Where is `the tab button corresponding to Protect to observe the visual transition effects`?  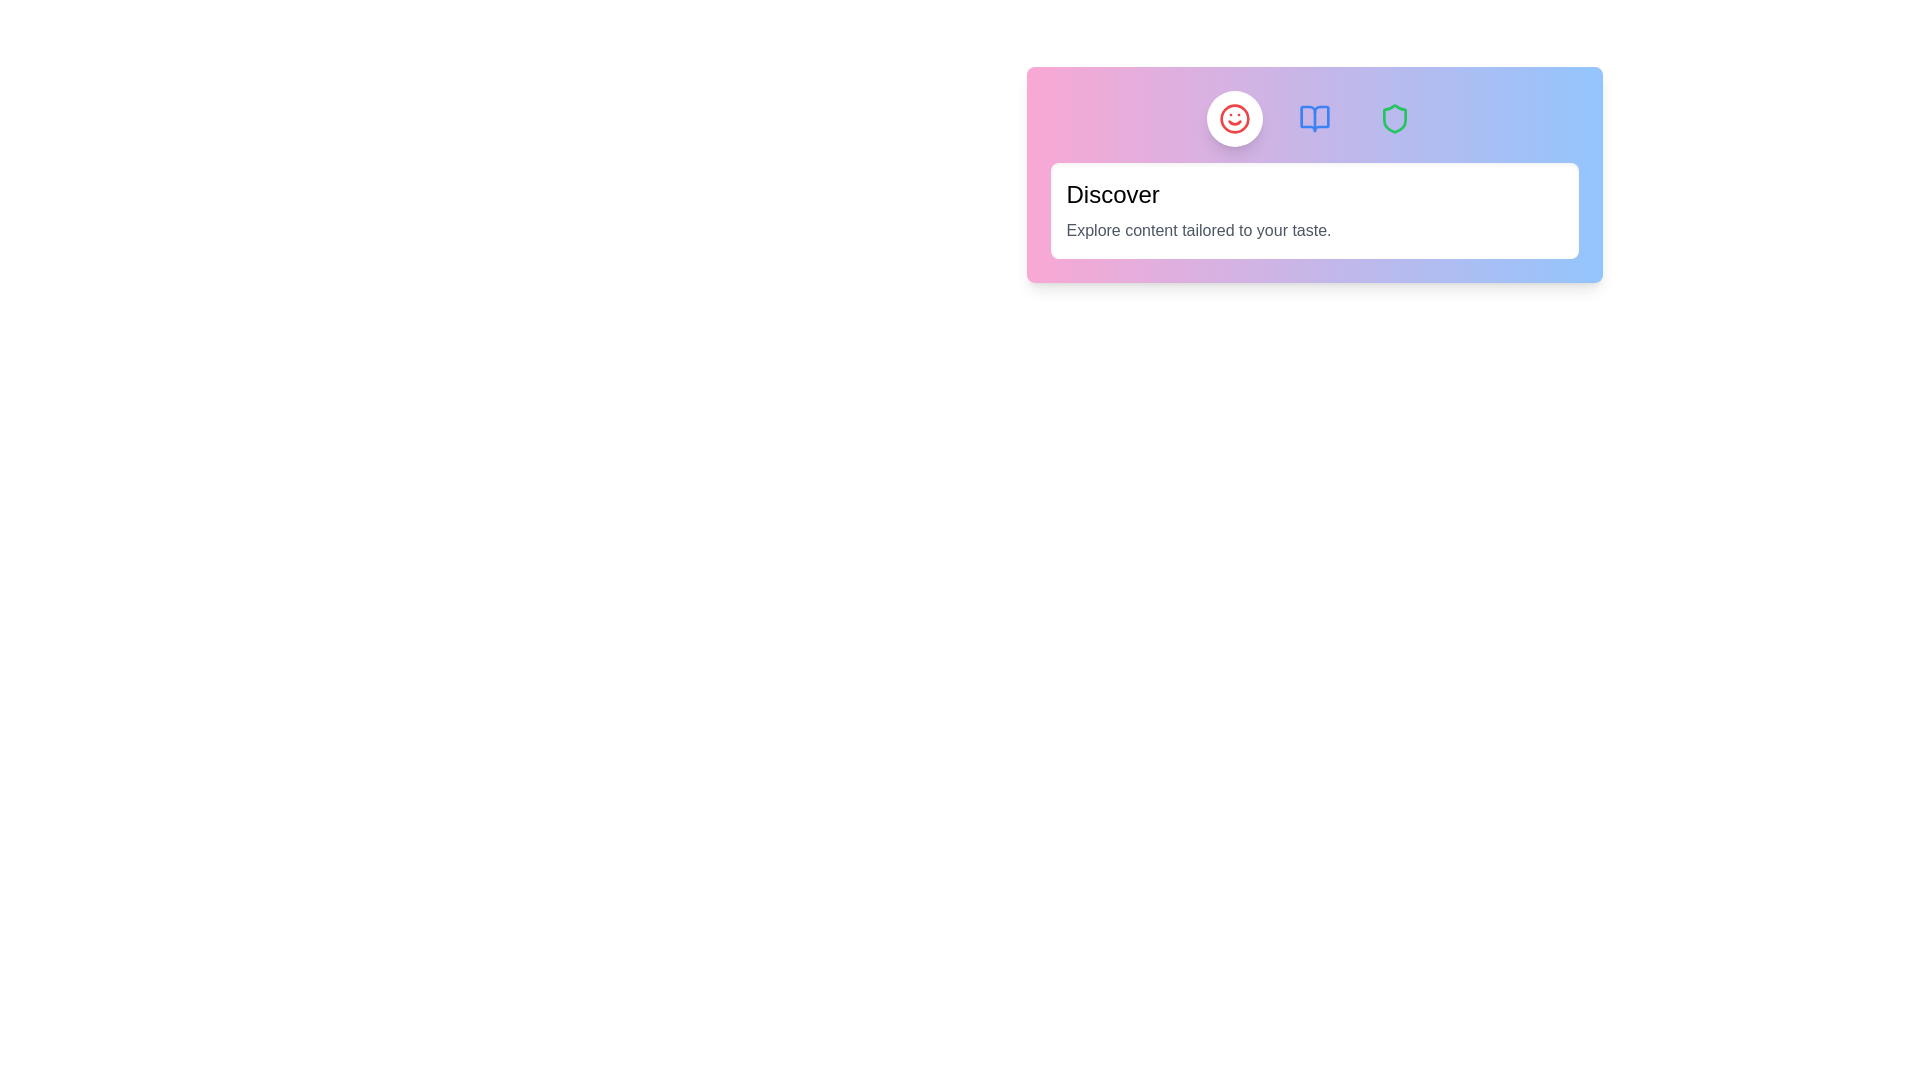
the tab button corresponding to Protect to observe the visual transition effects is located at coordinates (1393, 119).